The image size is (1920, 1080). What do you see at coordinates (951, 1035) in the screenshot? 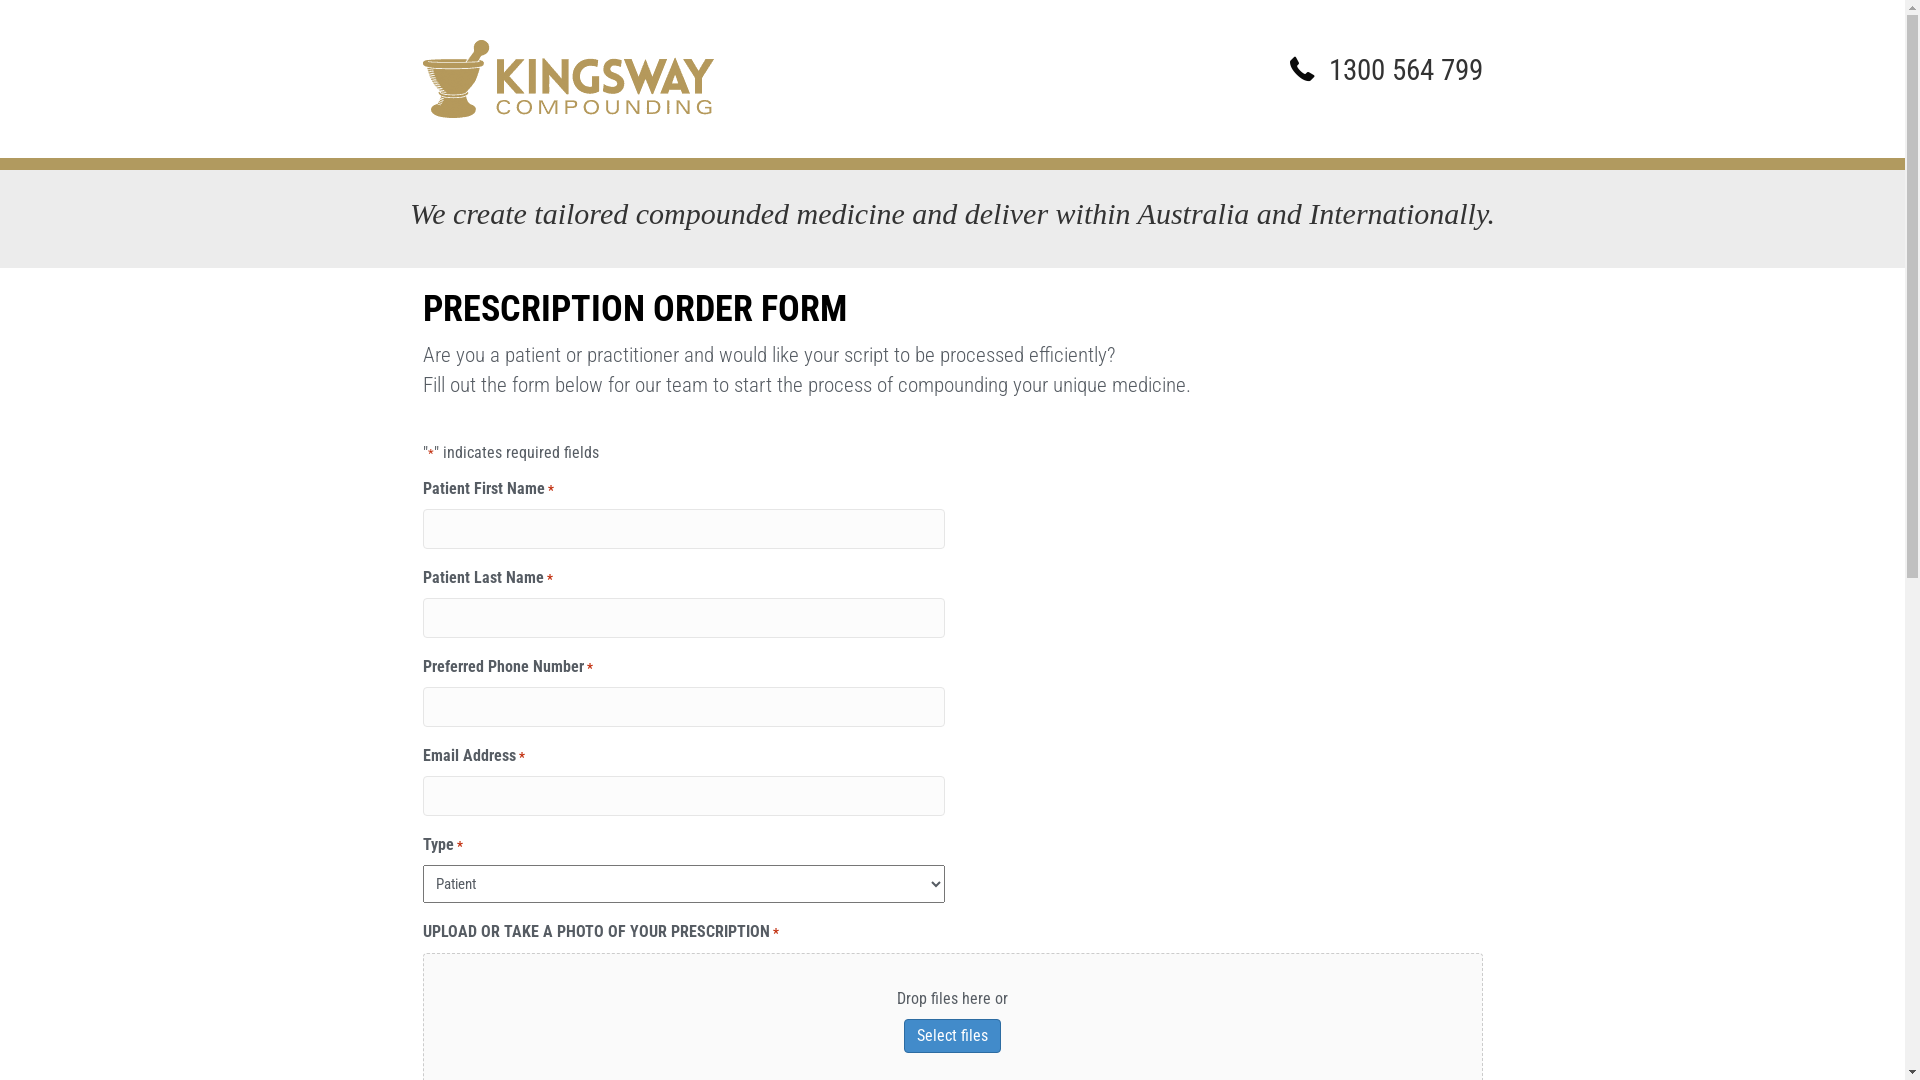
I see `'Select files'` at bounding box center [951, 1035].